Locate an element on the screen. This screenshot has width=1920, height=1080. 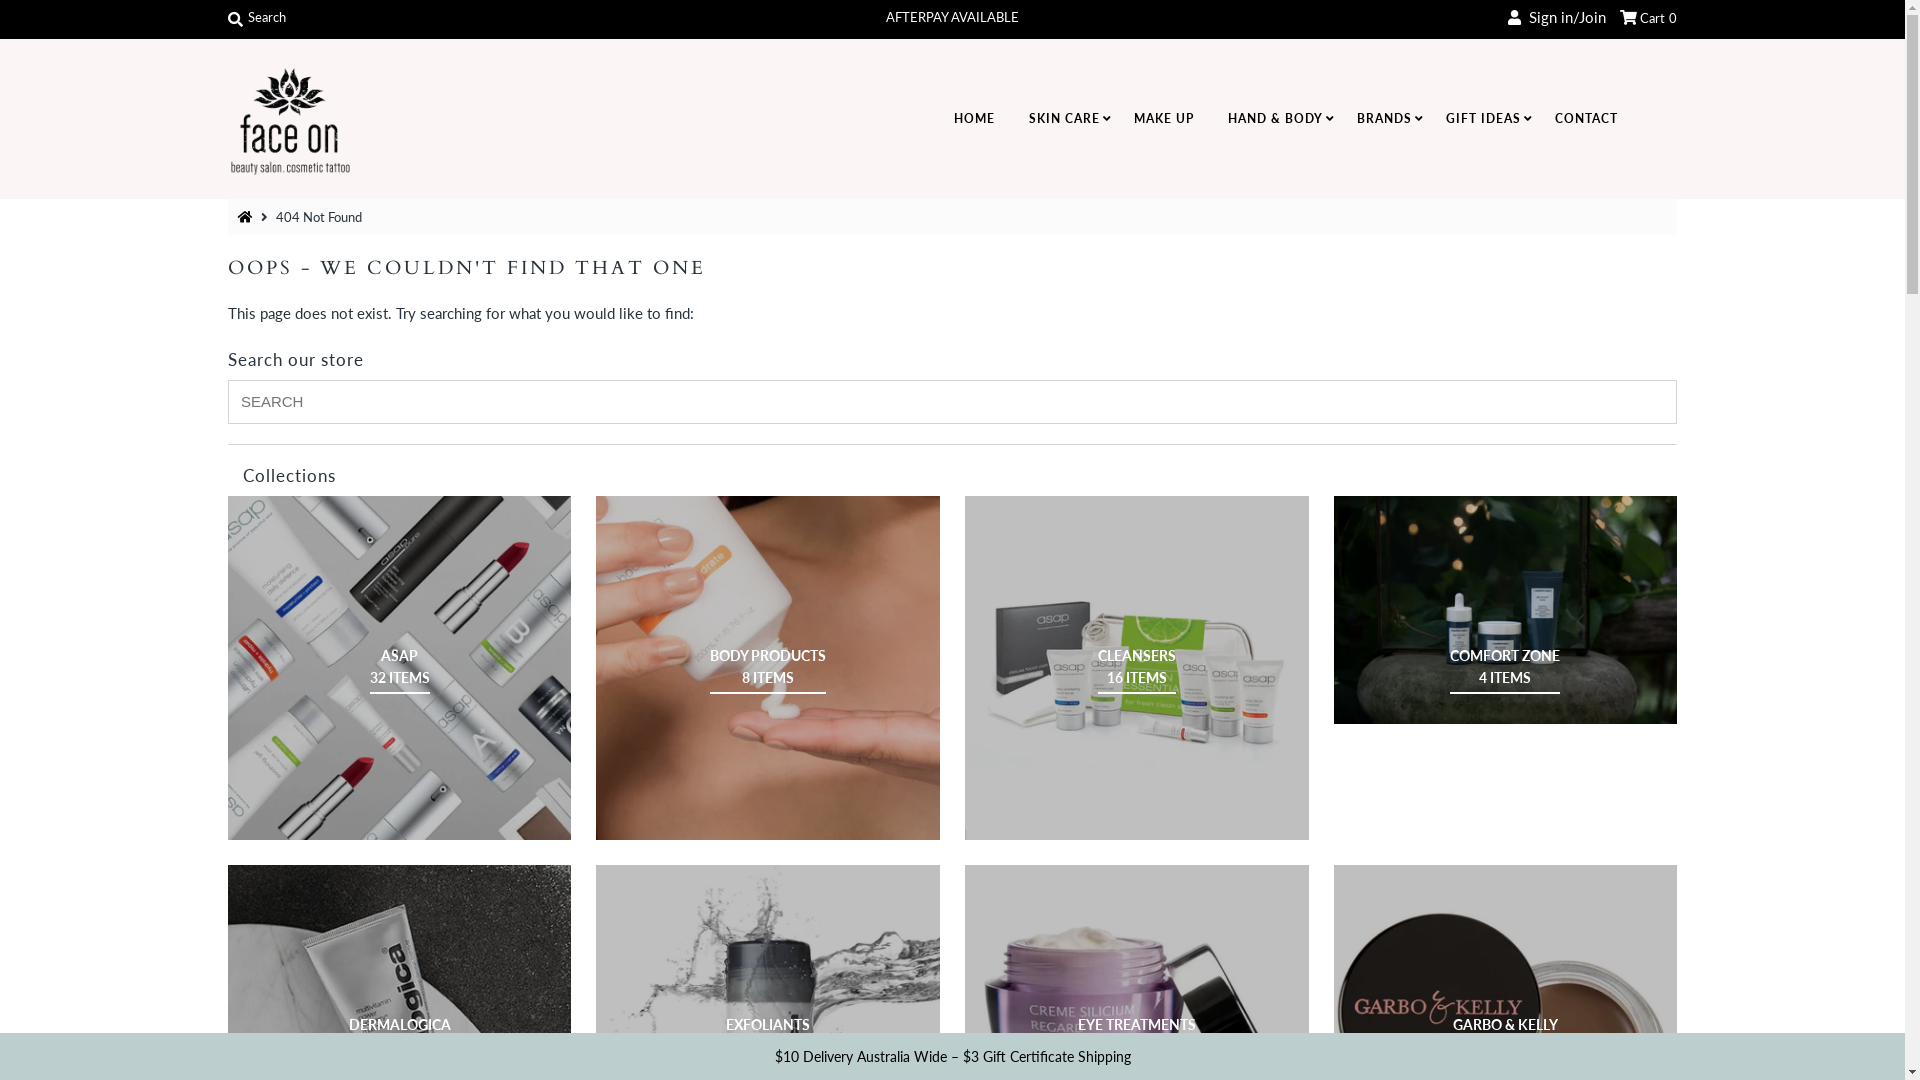
'DERMALOGICA is located at coordinates (399, 1035).